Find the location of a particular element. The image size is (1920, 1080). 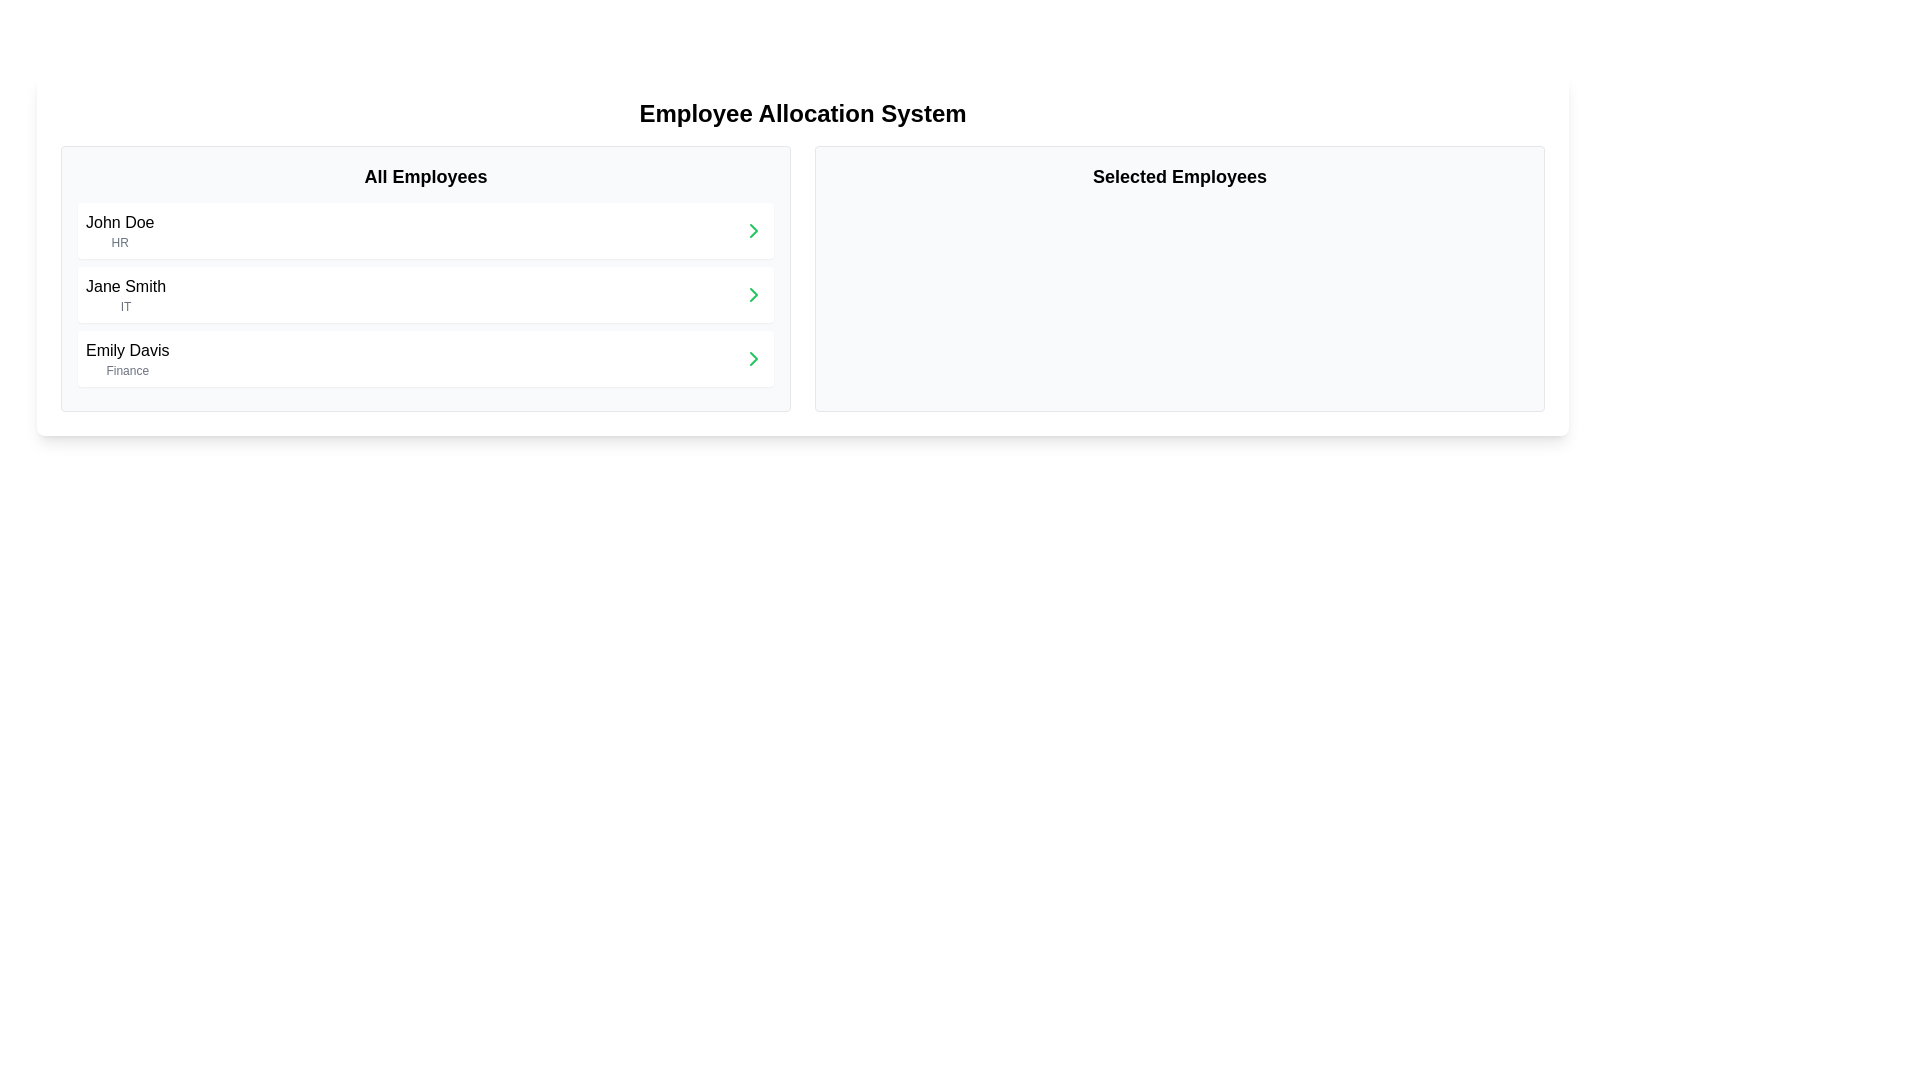

the rightward-pointing green arrow icon button located within the third item of the 'All Employees' list for user 'Jane Smith' in the IT department is located at coordinates (752, 294).